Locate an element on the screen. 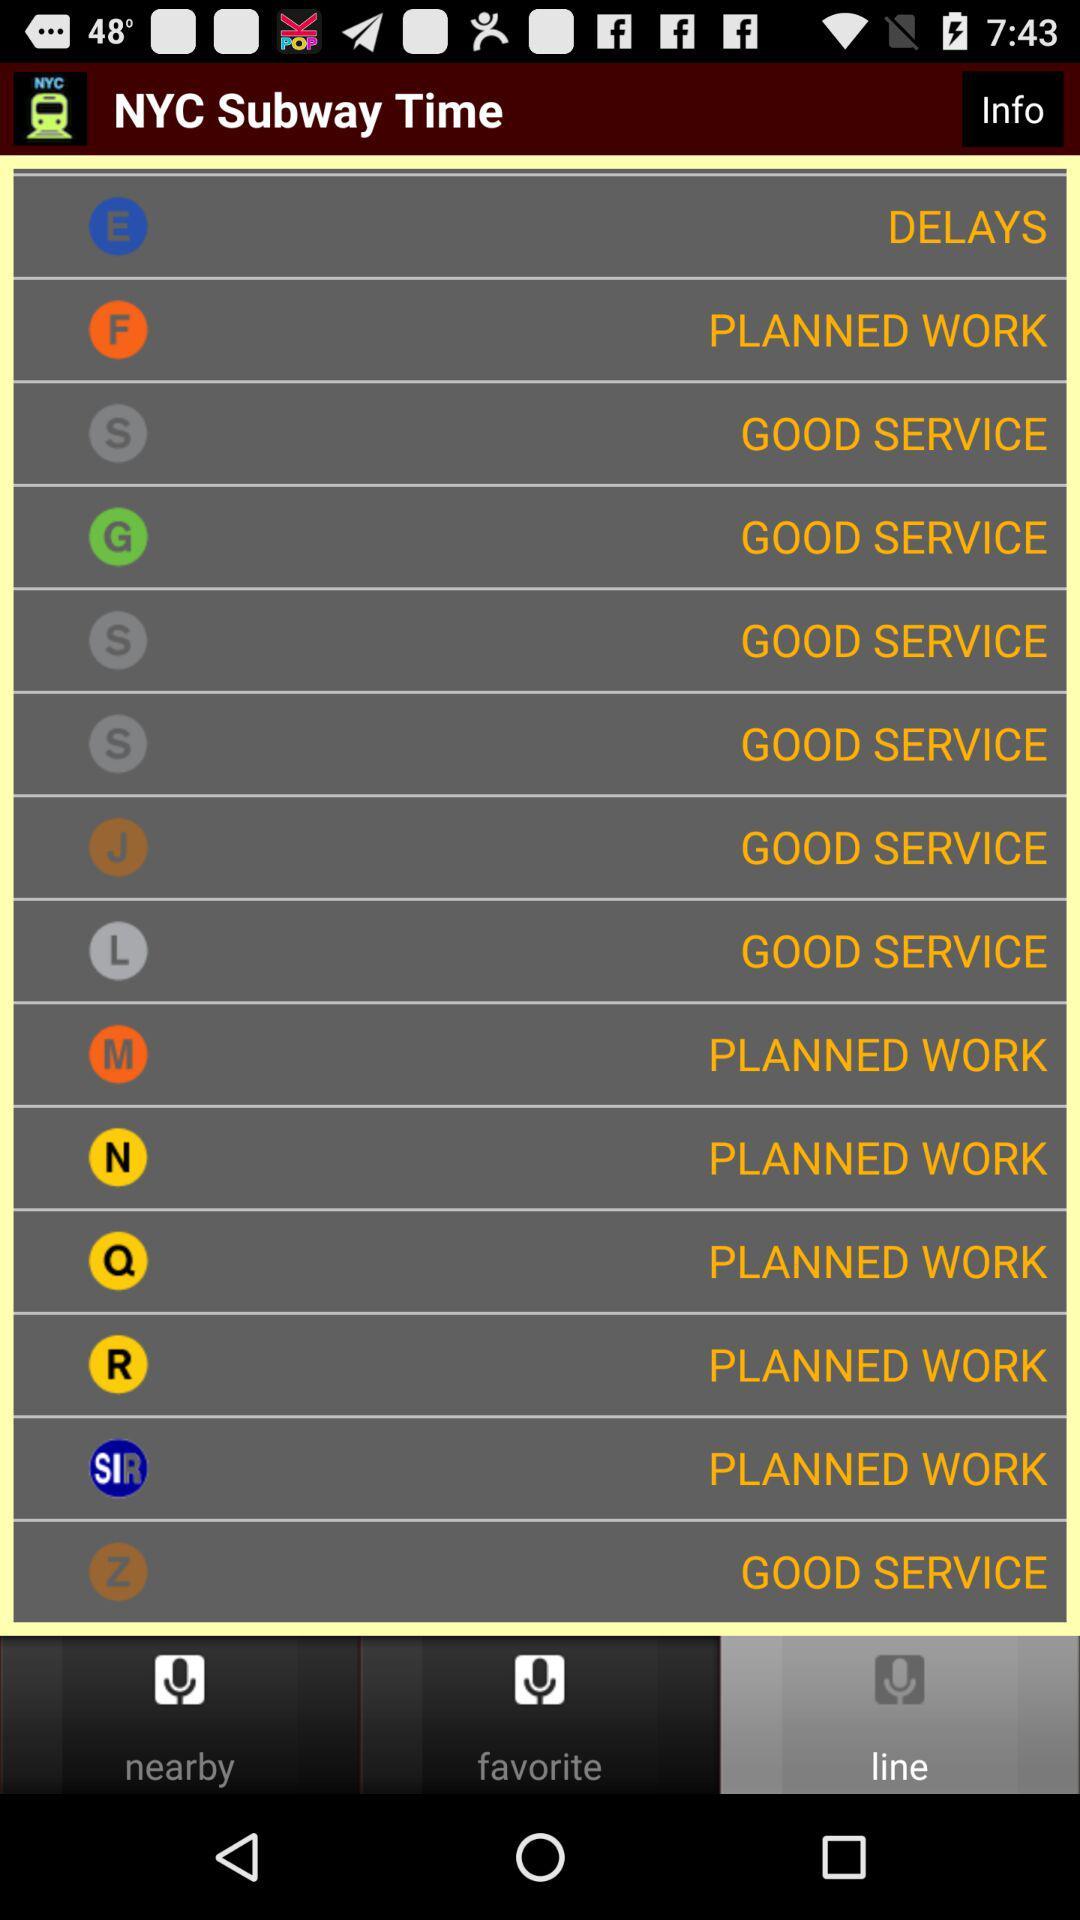 This screenshot has width=1080, height=1920. delays icon is located at coordinates (644, 225).